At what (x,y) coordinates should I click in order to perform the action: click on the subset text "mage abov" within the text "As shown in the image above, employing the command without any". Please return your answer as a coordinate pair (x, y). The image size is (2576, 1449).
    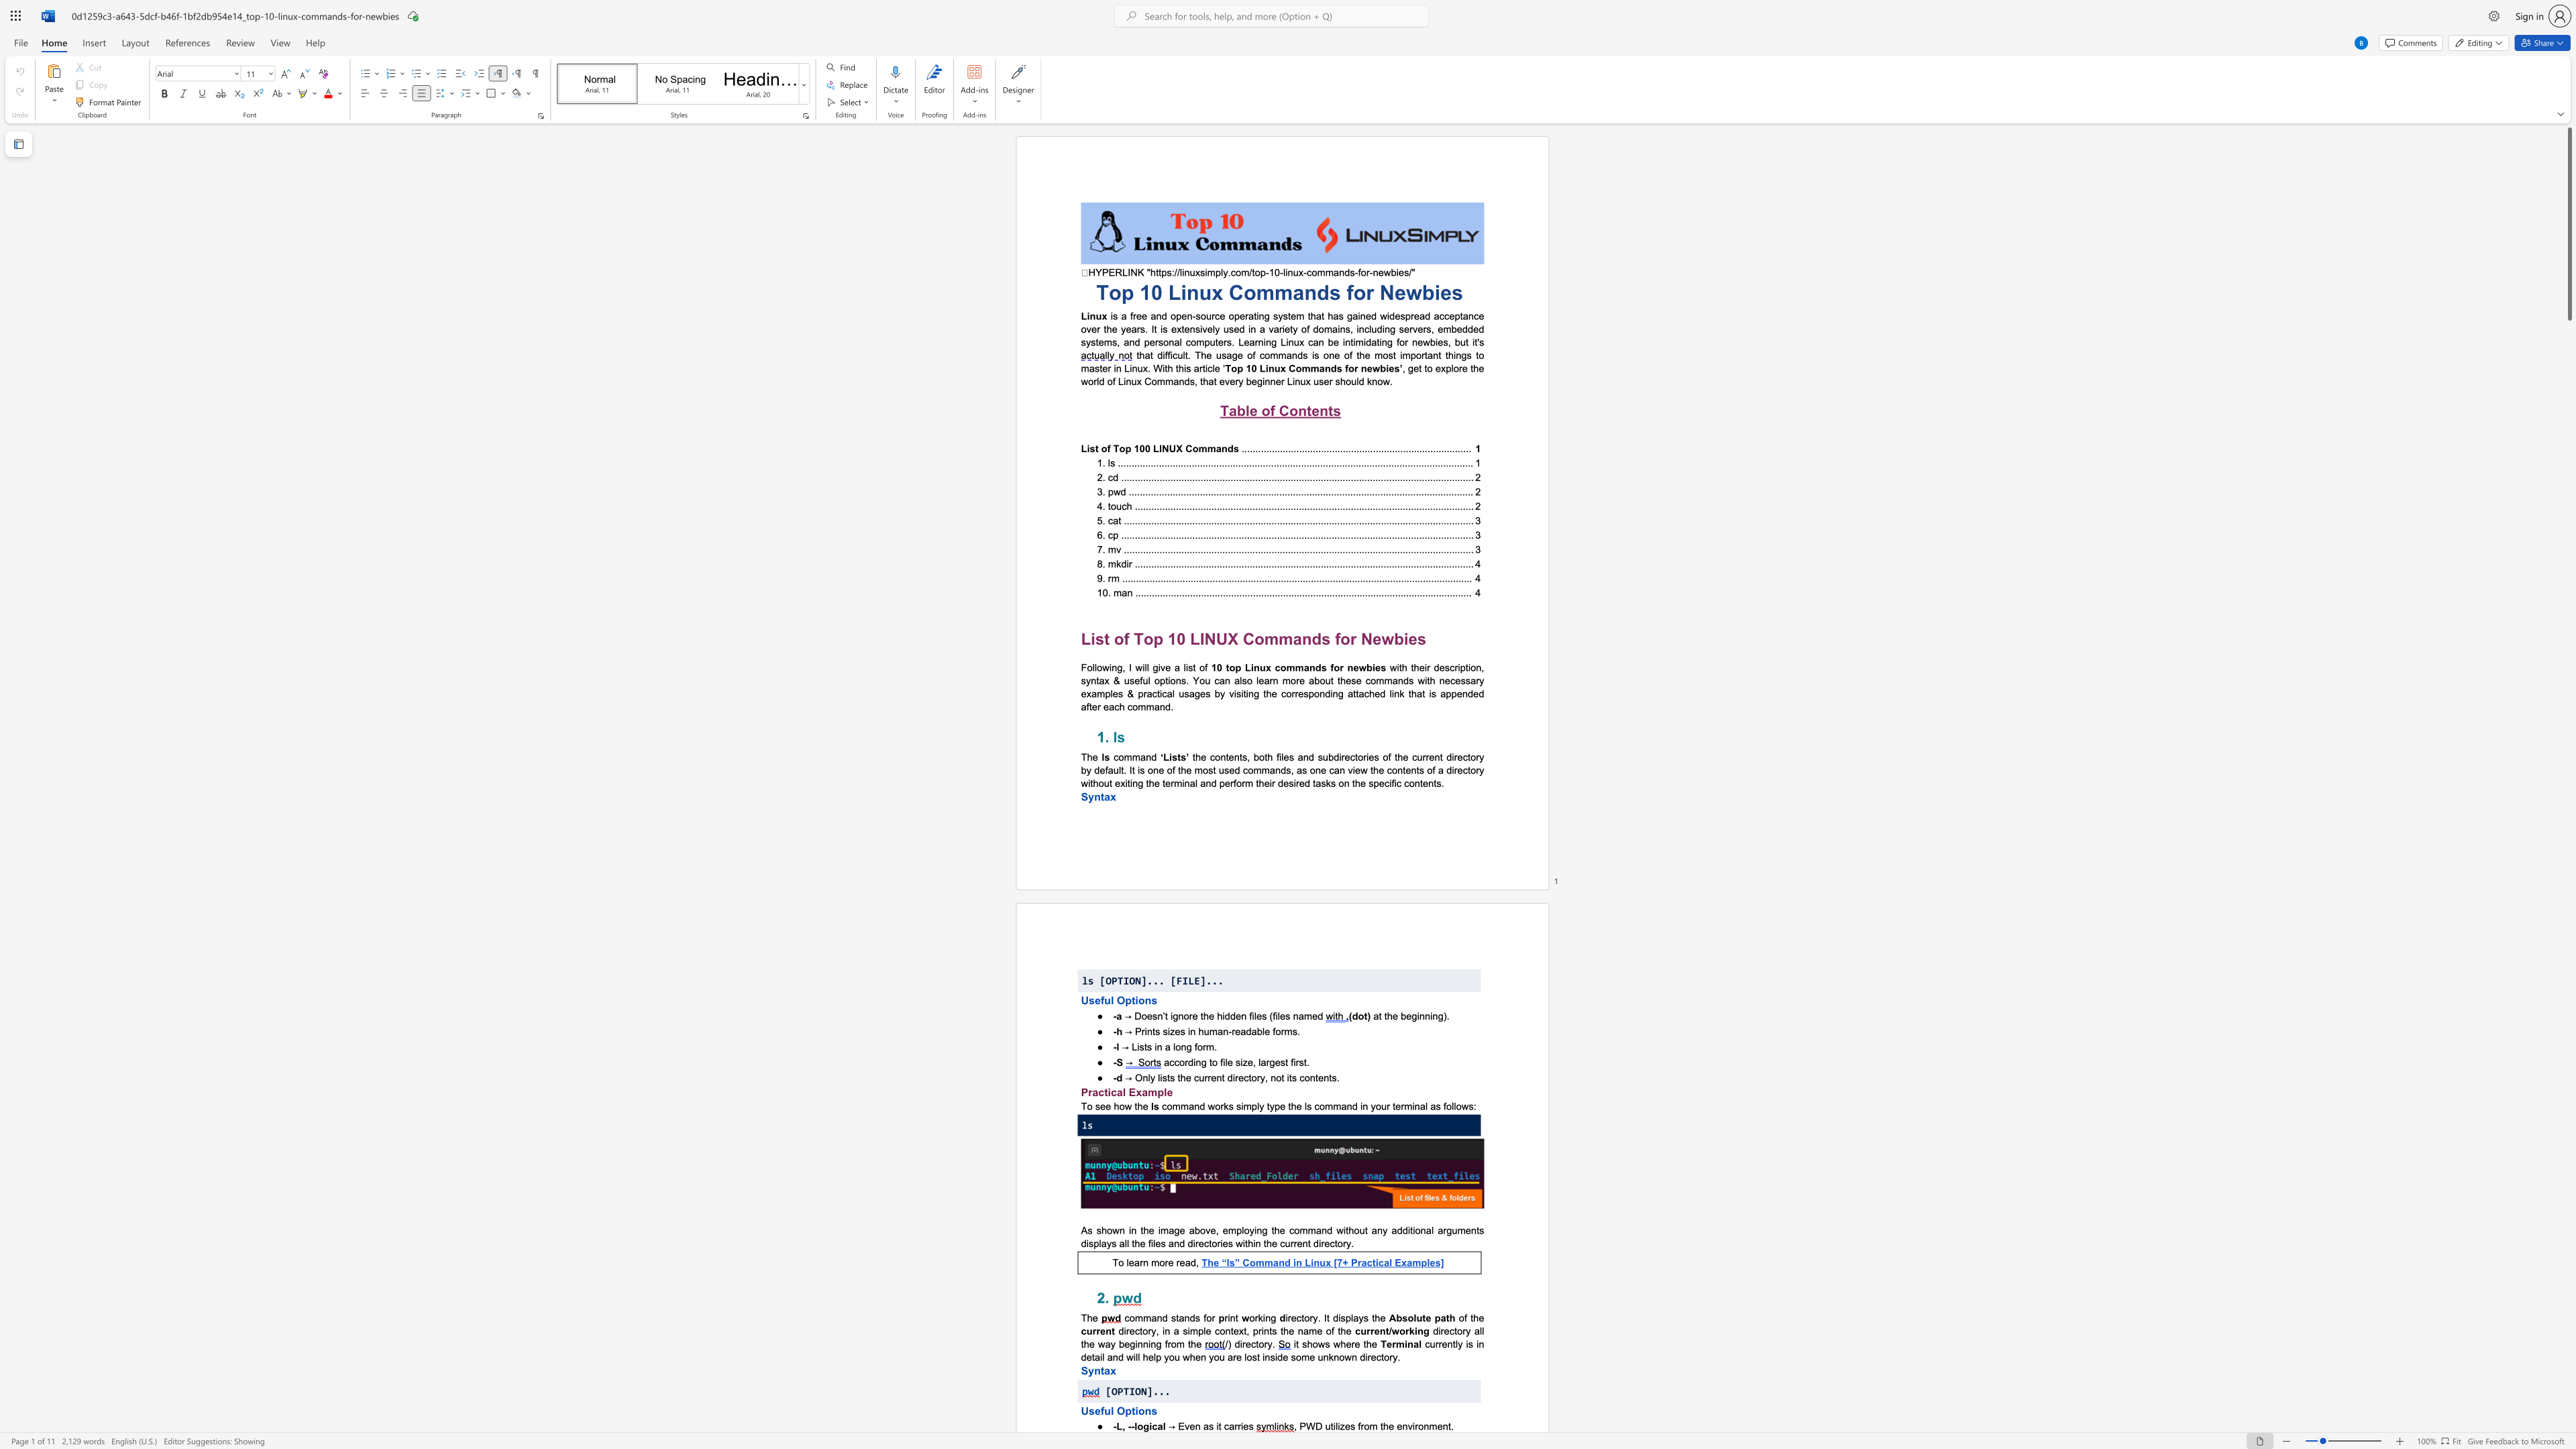
    Looking at the image, I should click on (1159, 1230).